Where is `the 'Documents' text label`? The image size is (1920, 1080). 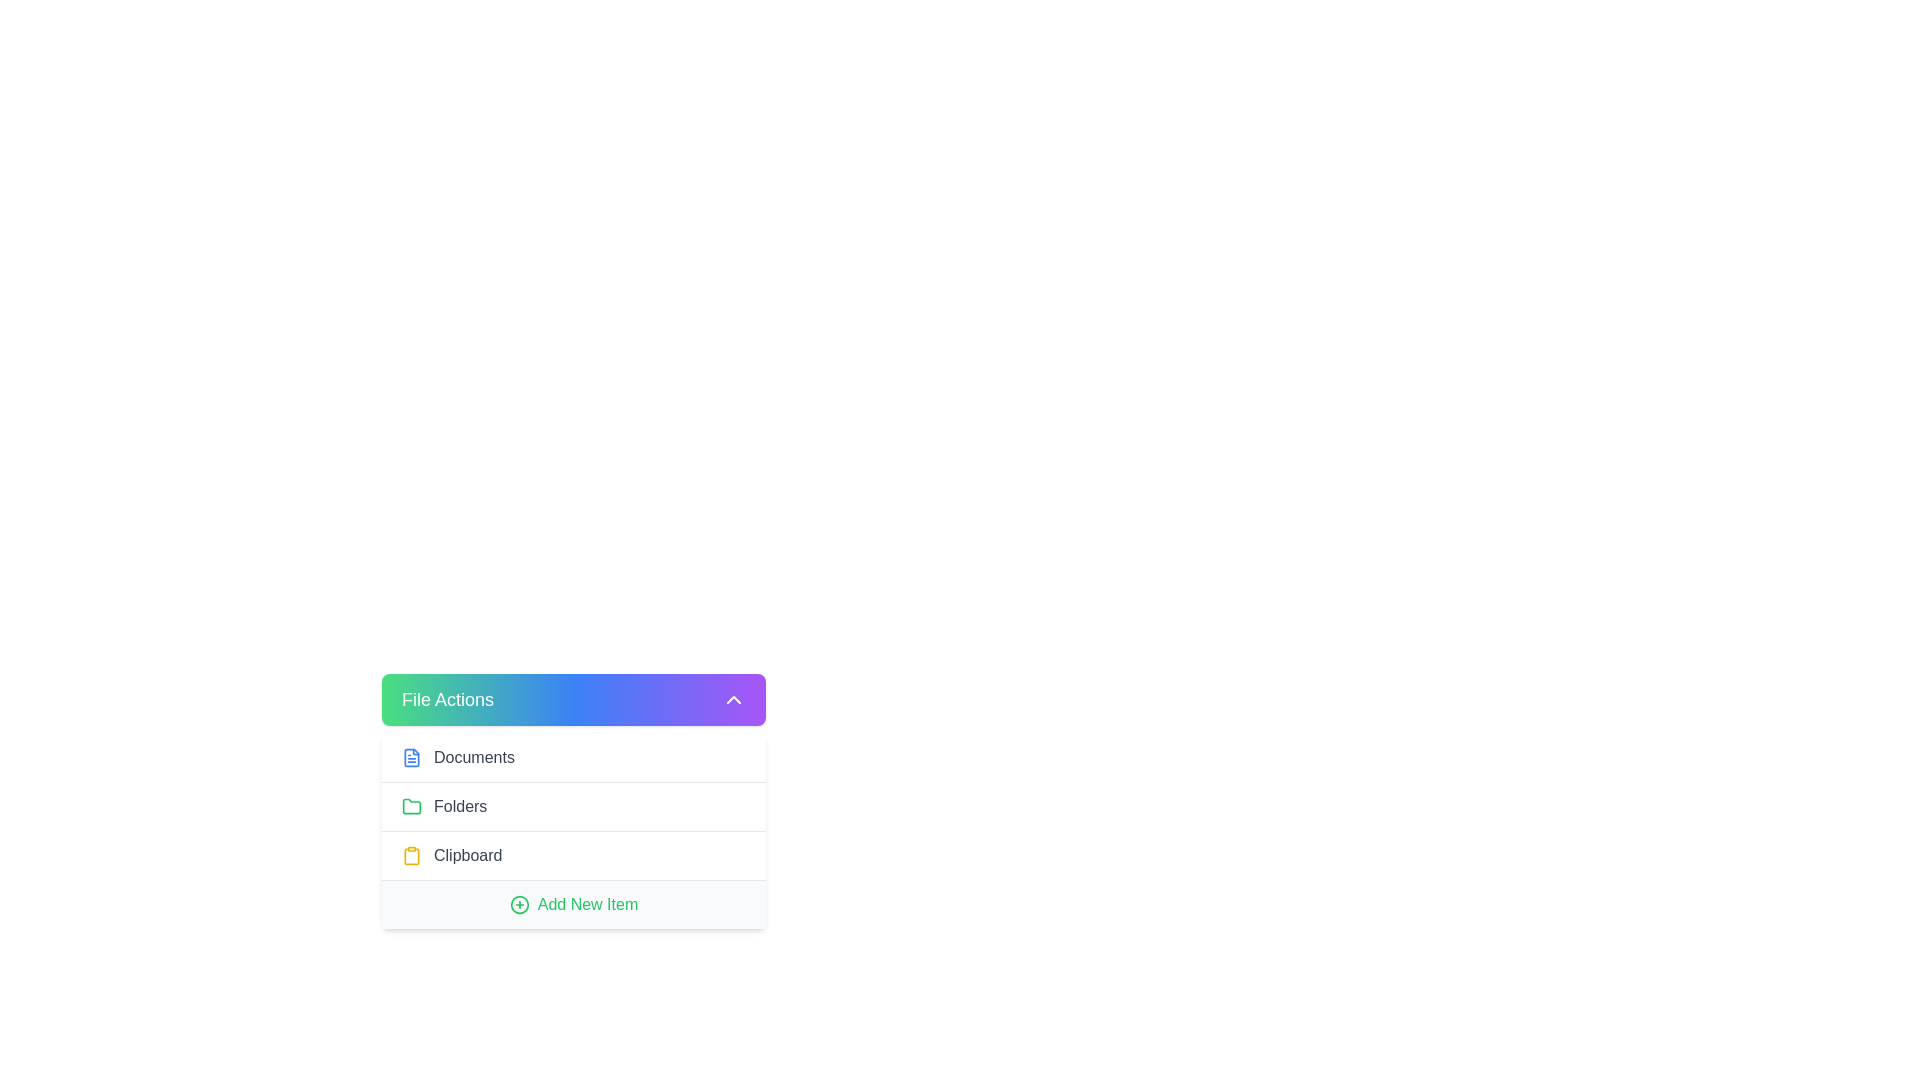
the 'Documents' text label is located at coordinates (473, 758).